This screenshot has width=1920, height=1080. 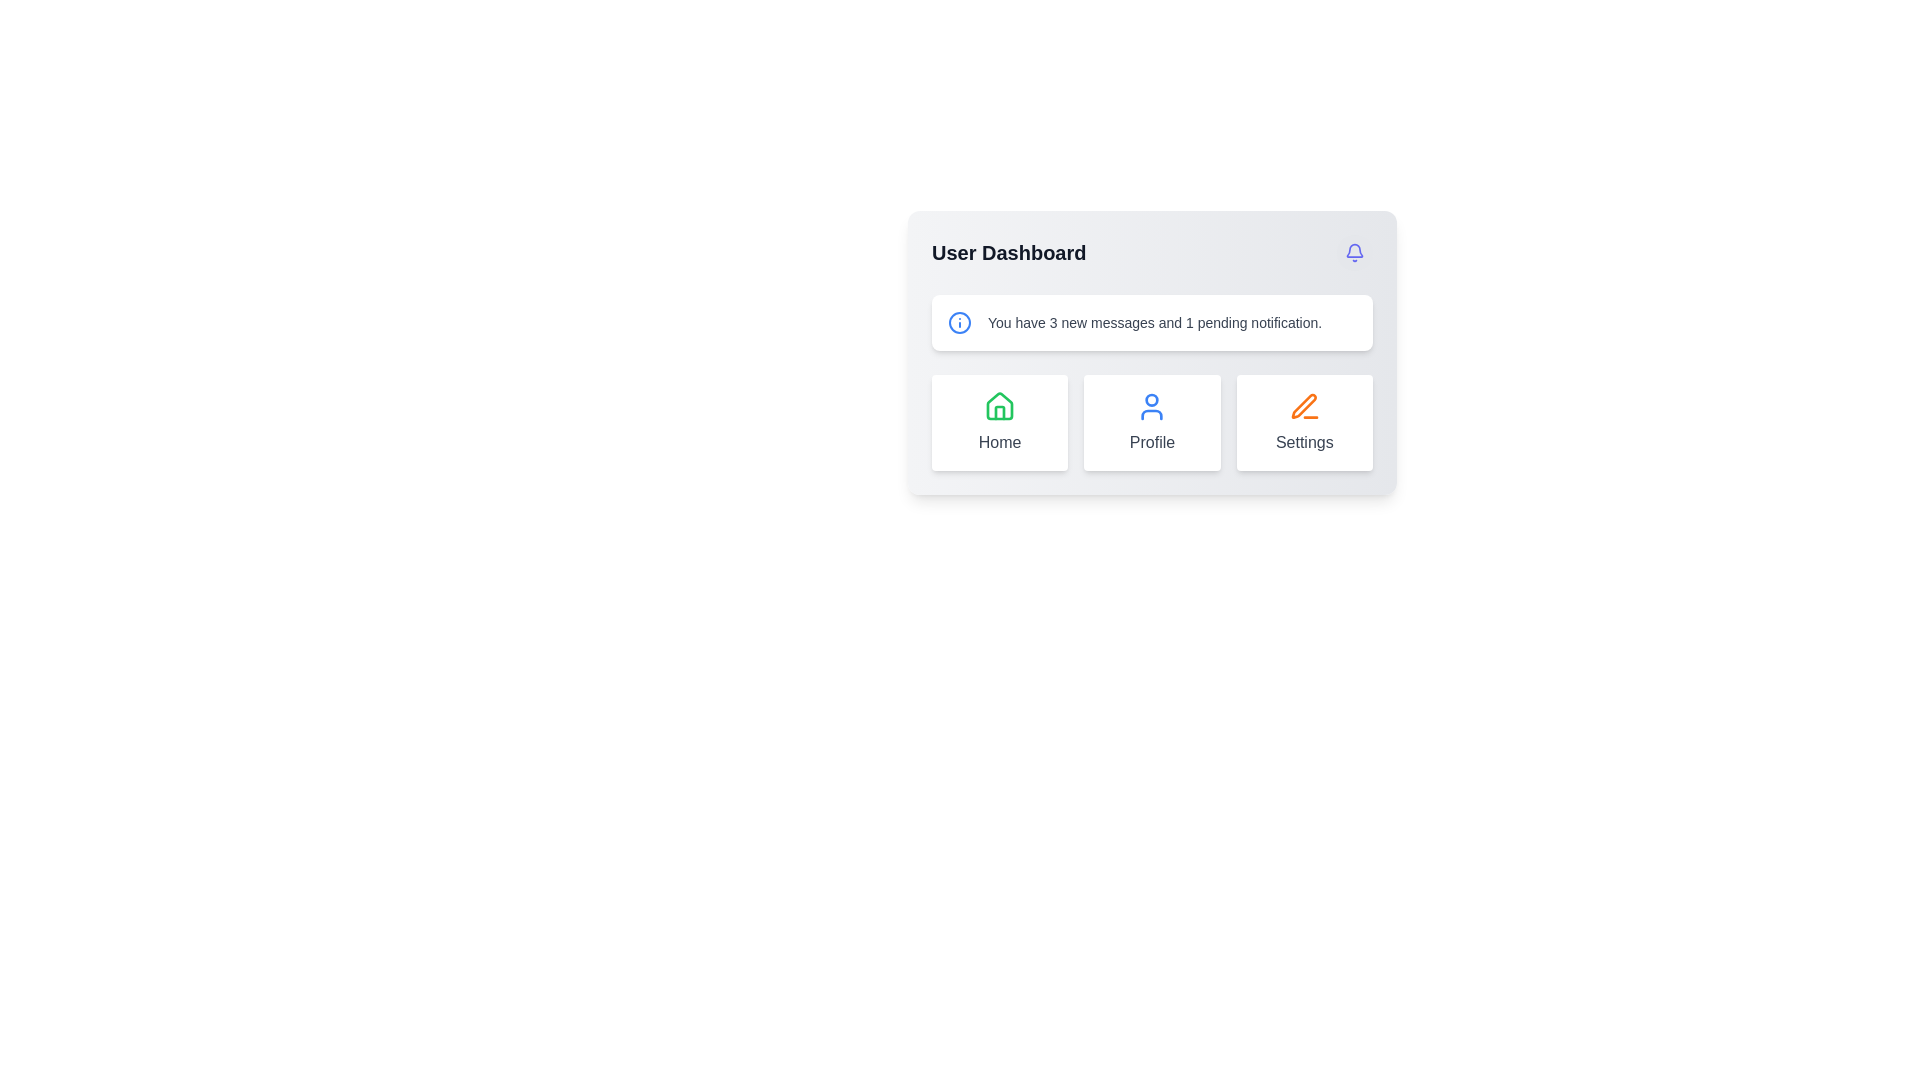 I want to click on the 'Profile' text label displayed in a subtle gray color, located in the middle card of the dashboard interface, so click(x=1152, y=442).